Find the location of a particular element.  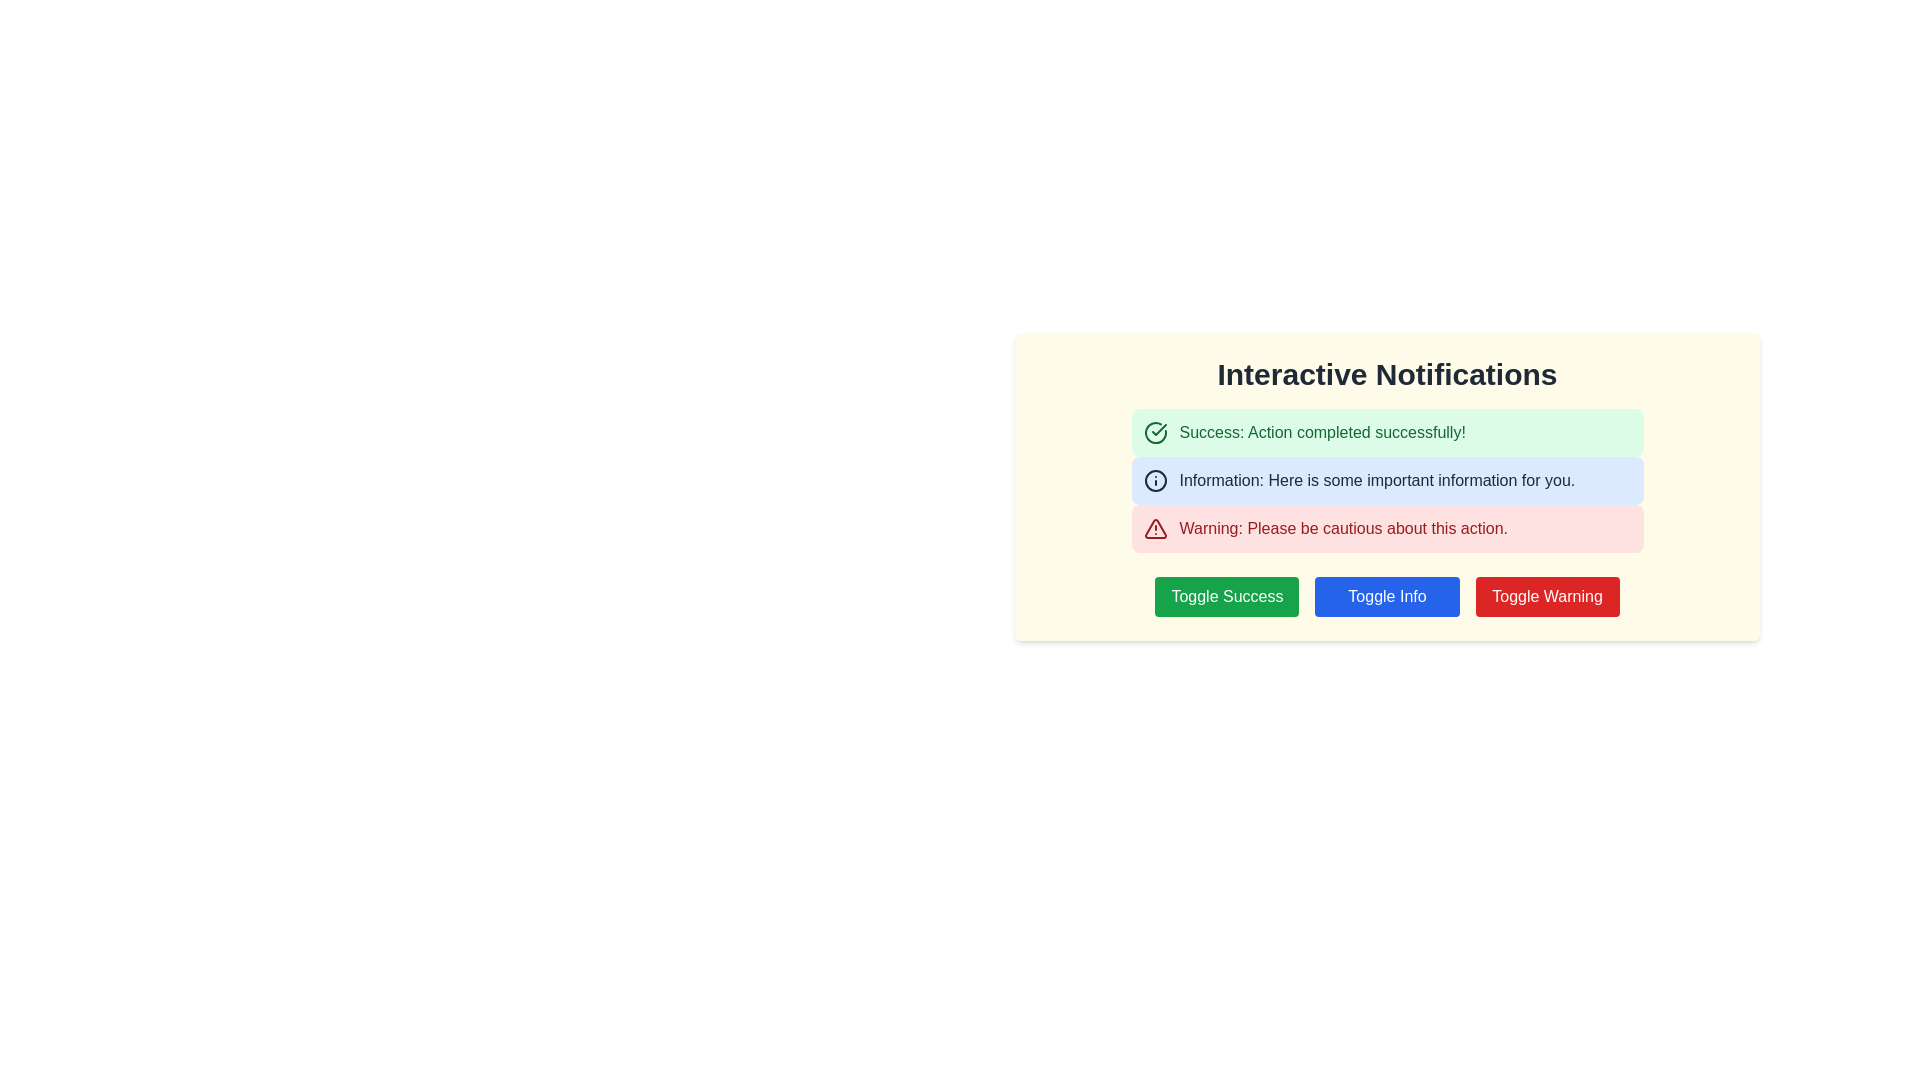

success notification text 'Success: Action completed successfully!' displayed in green within the notification bar at the top of the notifications is located at coordinates (1322, 431).